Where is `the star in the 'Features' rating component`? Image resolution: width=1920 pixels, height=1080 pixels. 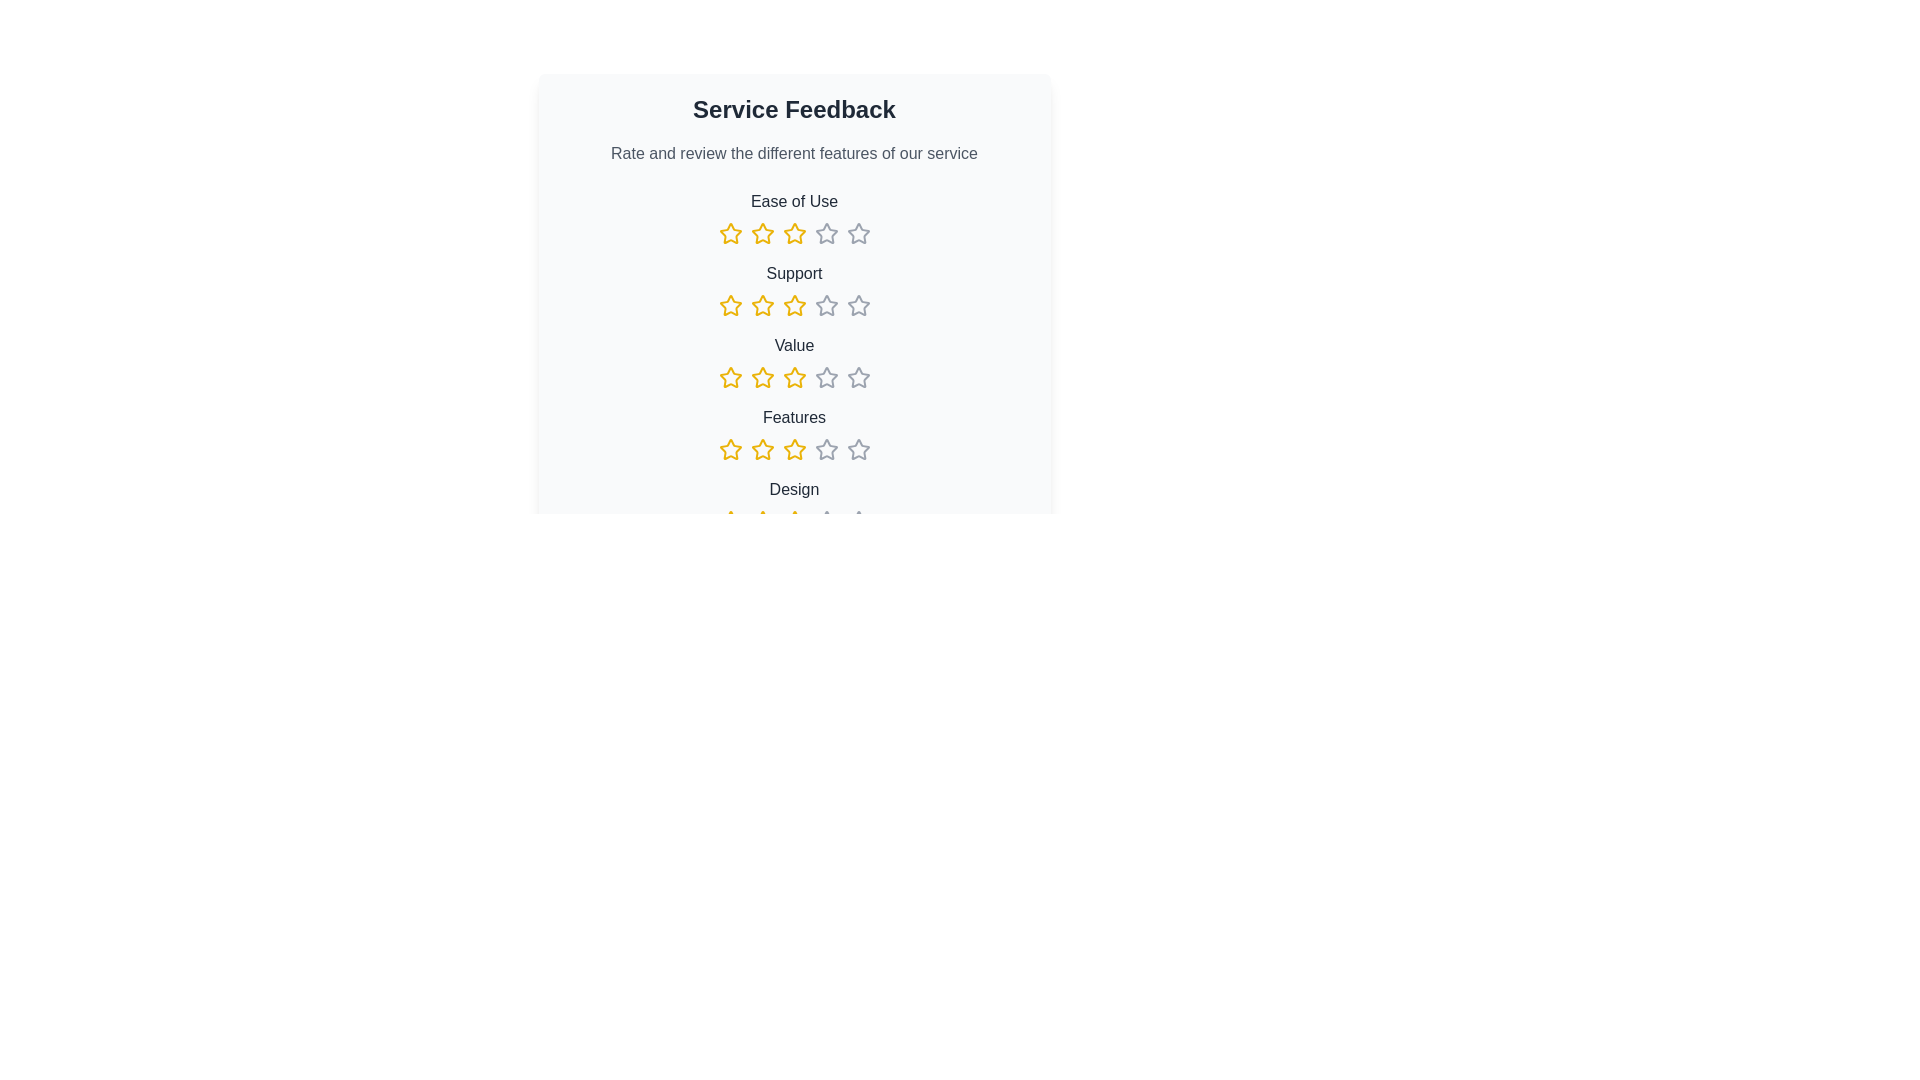
the star in the 'Features' rating component is located at coordinates (793, 450).